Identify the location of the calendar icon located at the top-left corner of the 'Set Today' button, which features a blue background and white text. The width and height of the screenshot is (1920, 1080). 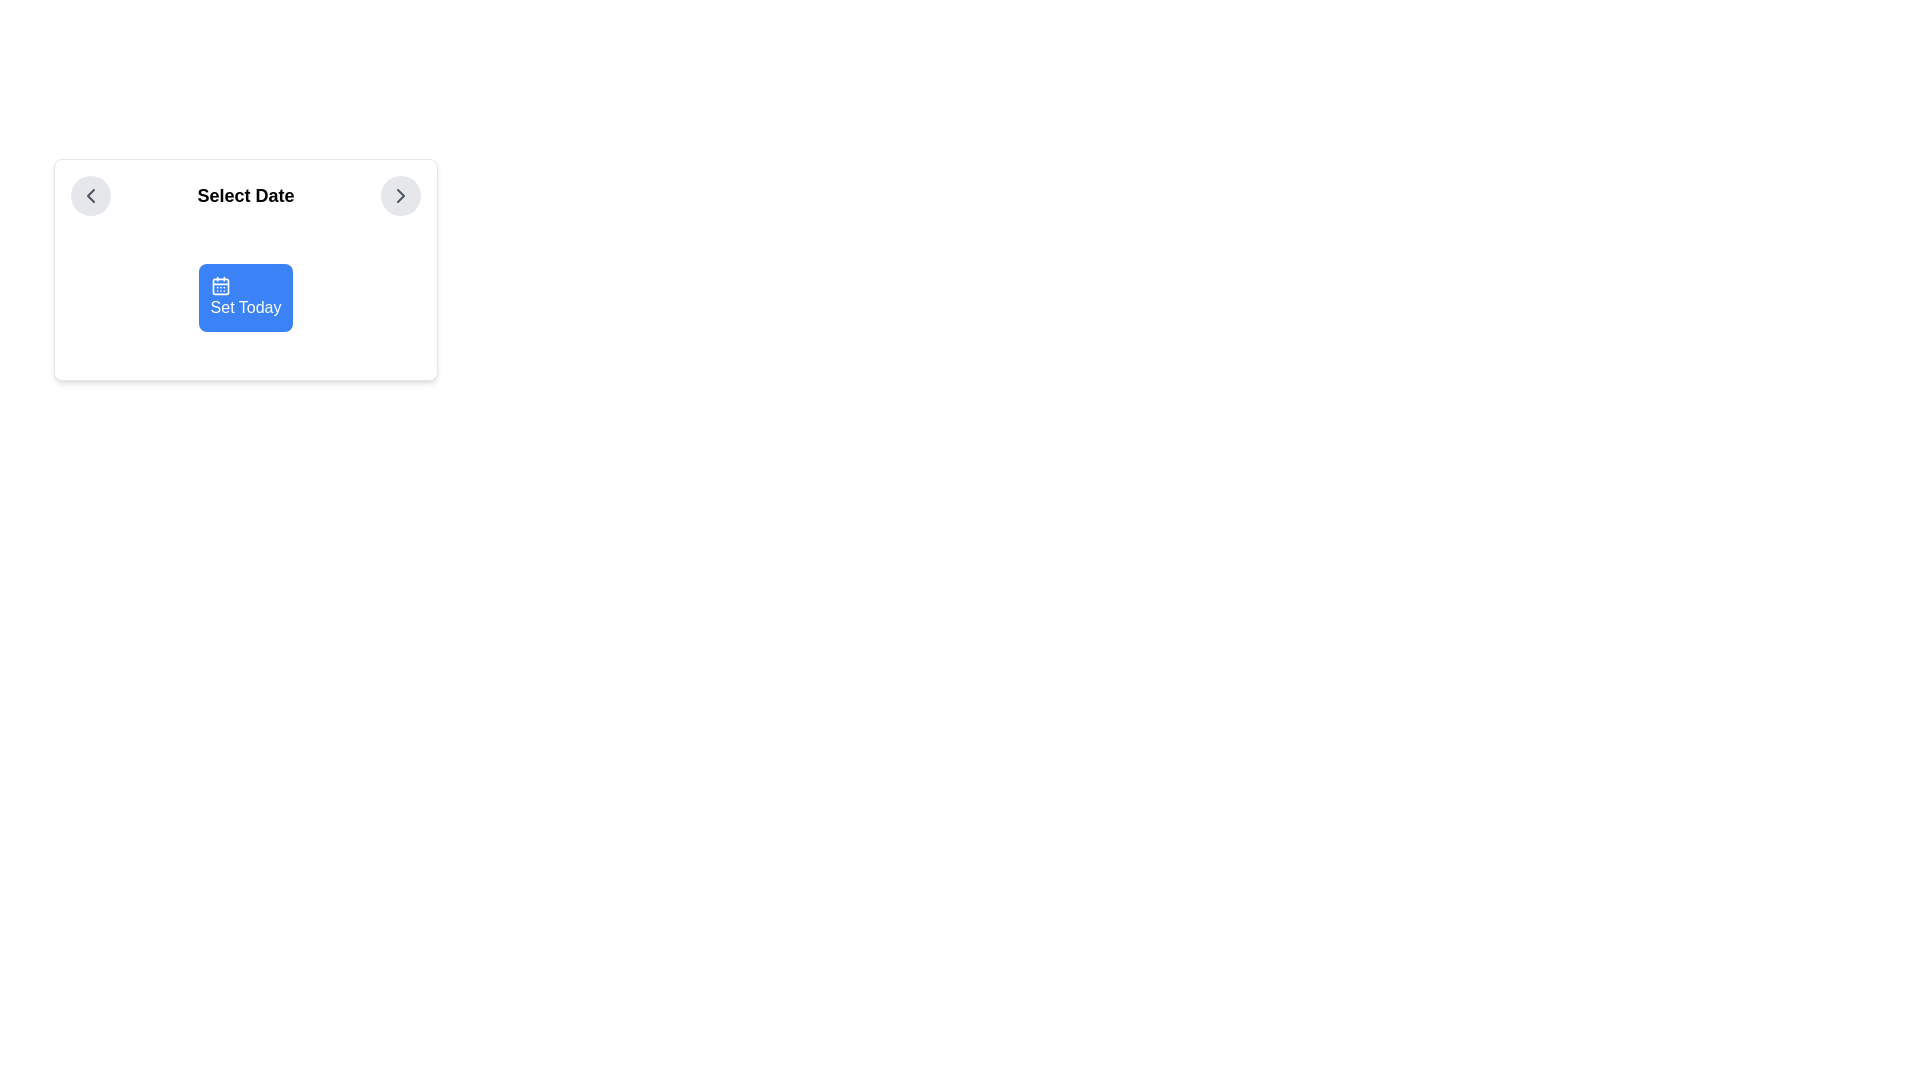
(220, 285).